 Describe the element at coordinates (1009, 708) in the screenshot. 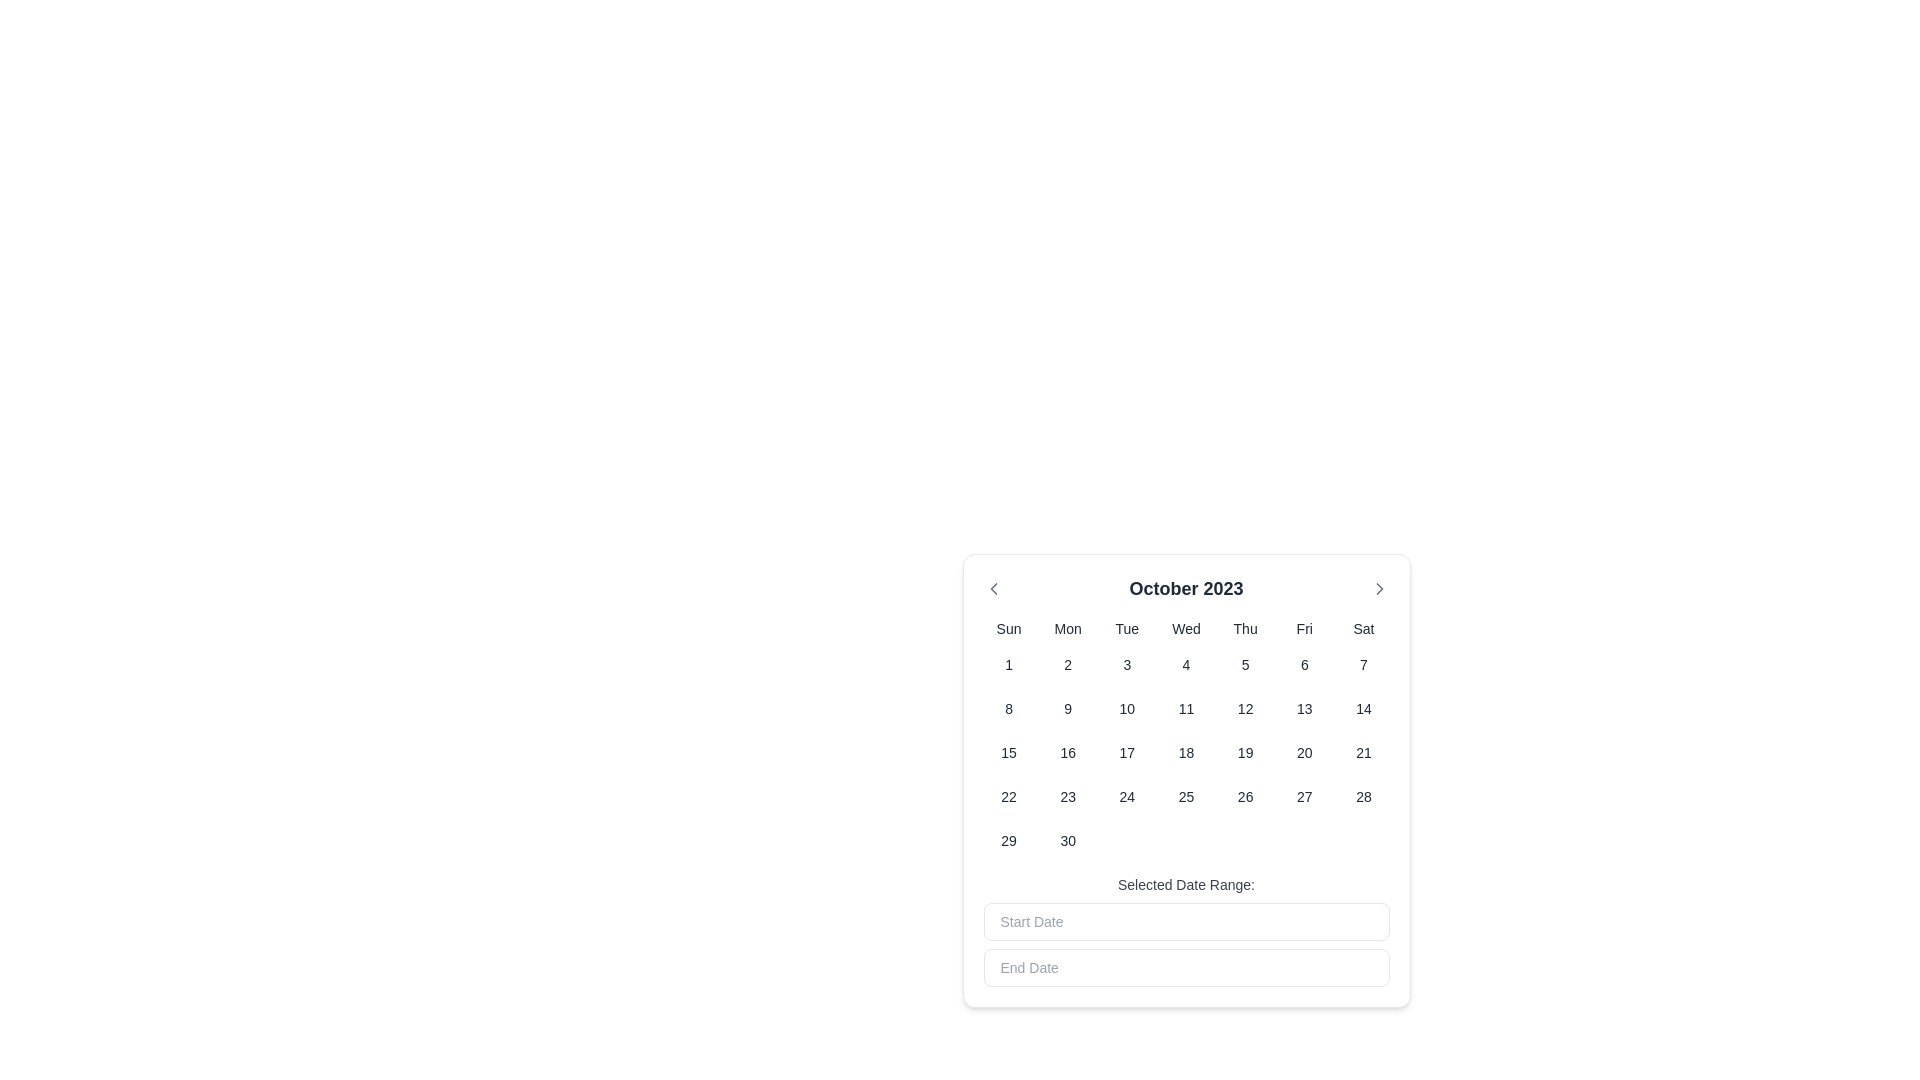

I see `the rounded rectangle button displaying the number '8'` at that location.